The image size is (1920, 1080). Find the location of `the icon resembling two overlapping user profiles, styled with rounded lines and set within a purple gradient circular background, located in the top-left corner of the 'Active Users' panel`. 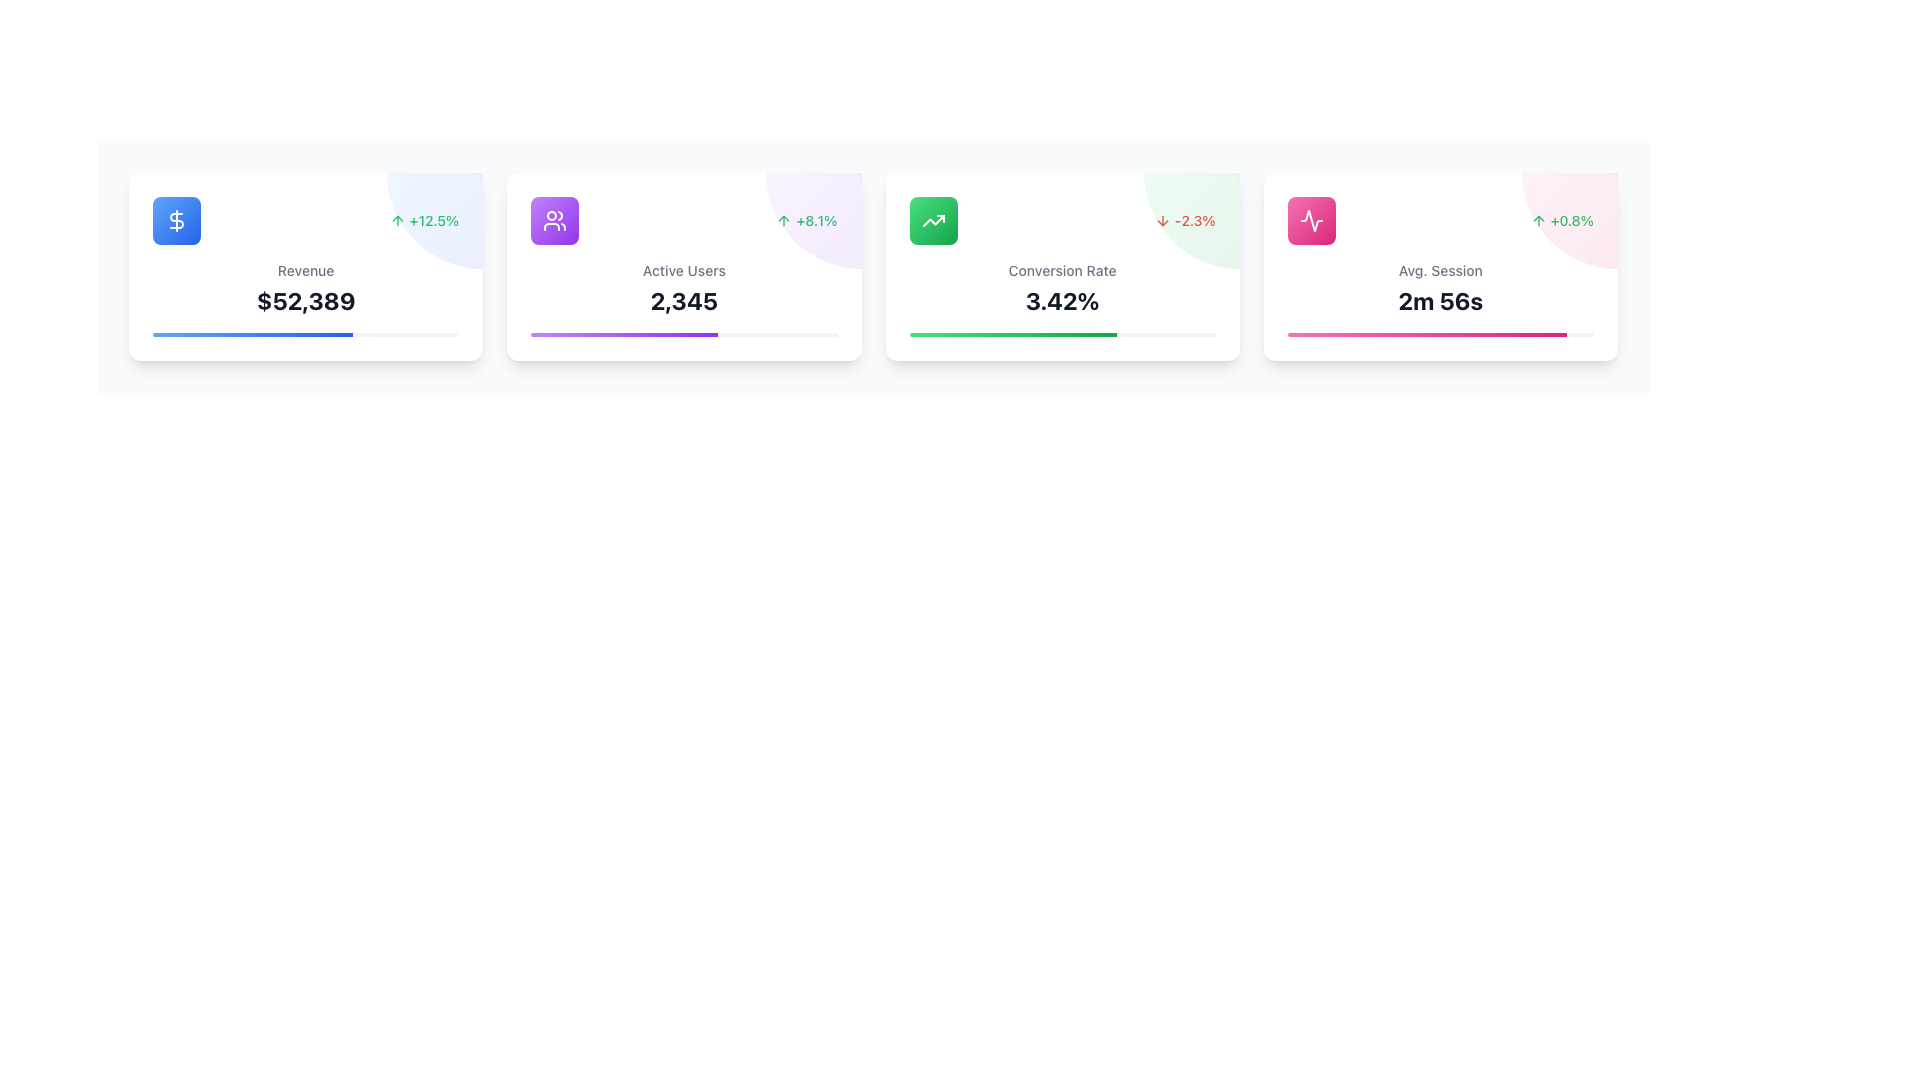

the icon resembling two overlapping user profiles, styled with rounded lines and set within a purple gradient circular background, located in the top-left corner of the 'Active Users' panel is located at coordinates (555, 220).